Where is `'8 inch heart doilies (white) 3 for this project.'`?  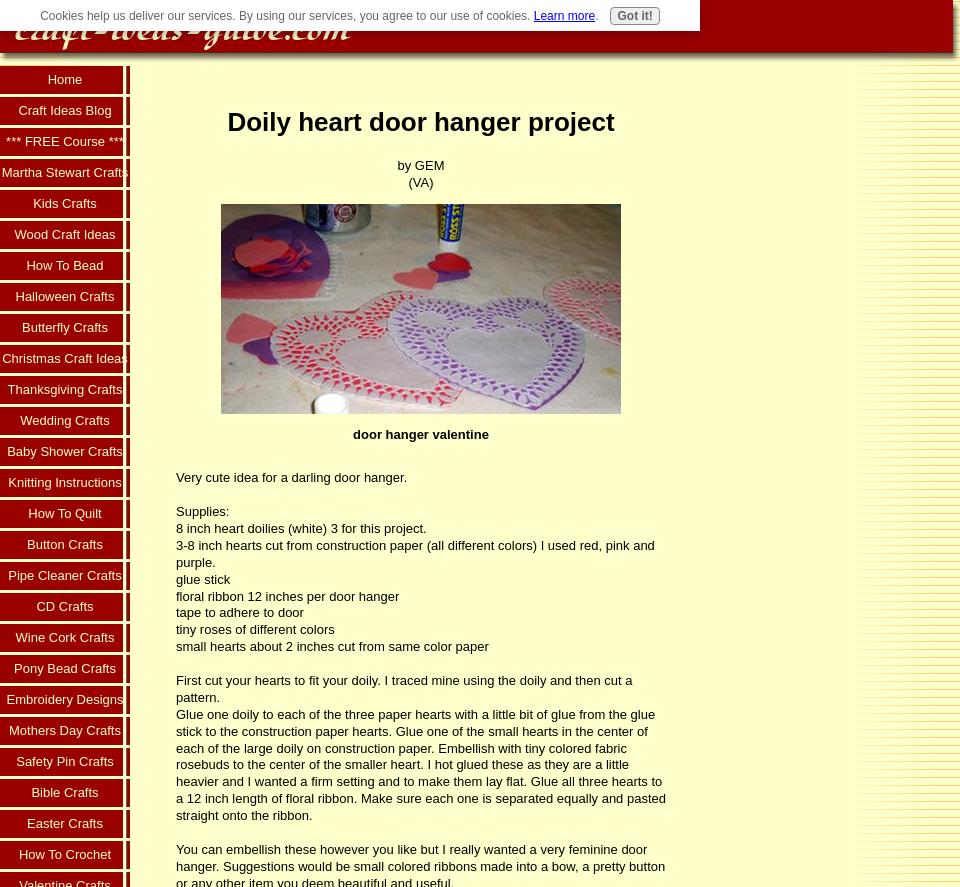 '8 inch heart doilies (white) 3 for this project.' is located at coordinates (174, 527).